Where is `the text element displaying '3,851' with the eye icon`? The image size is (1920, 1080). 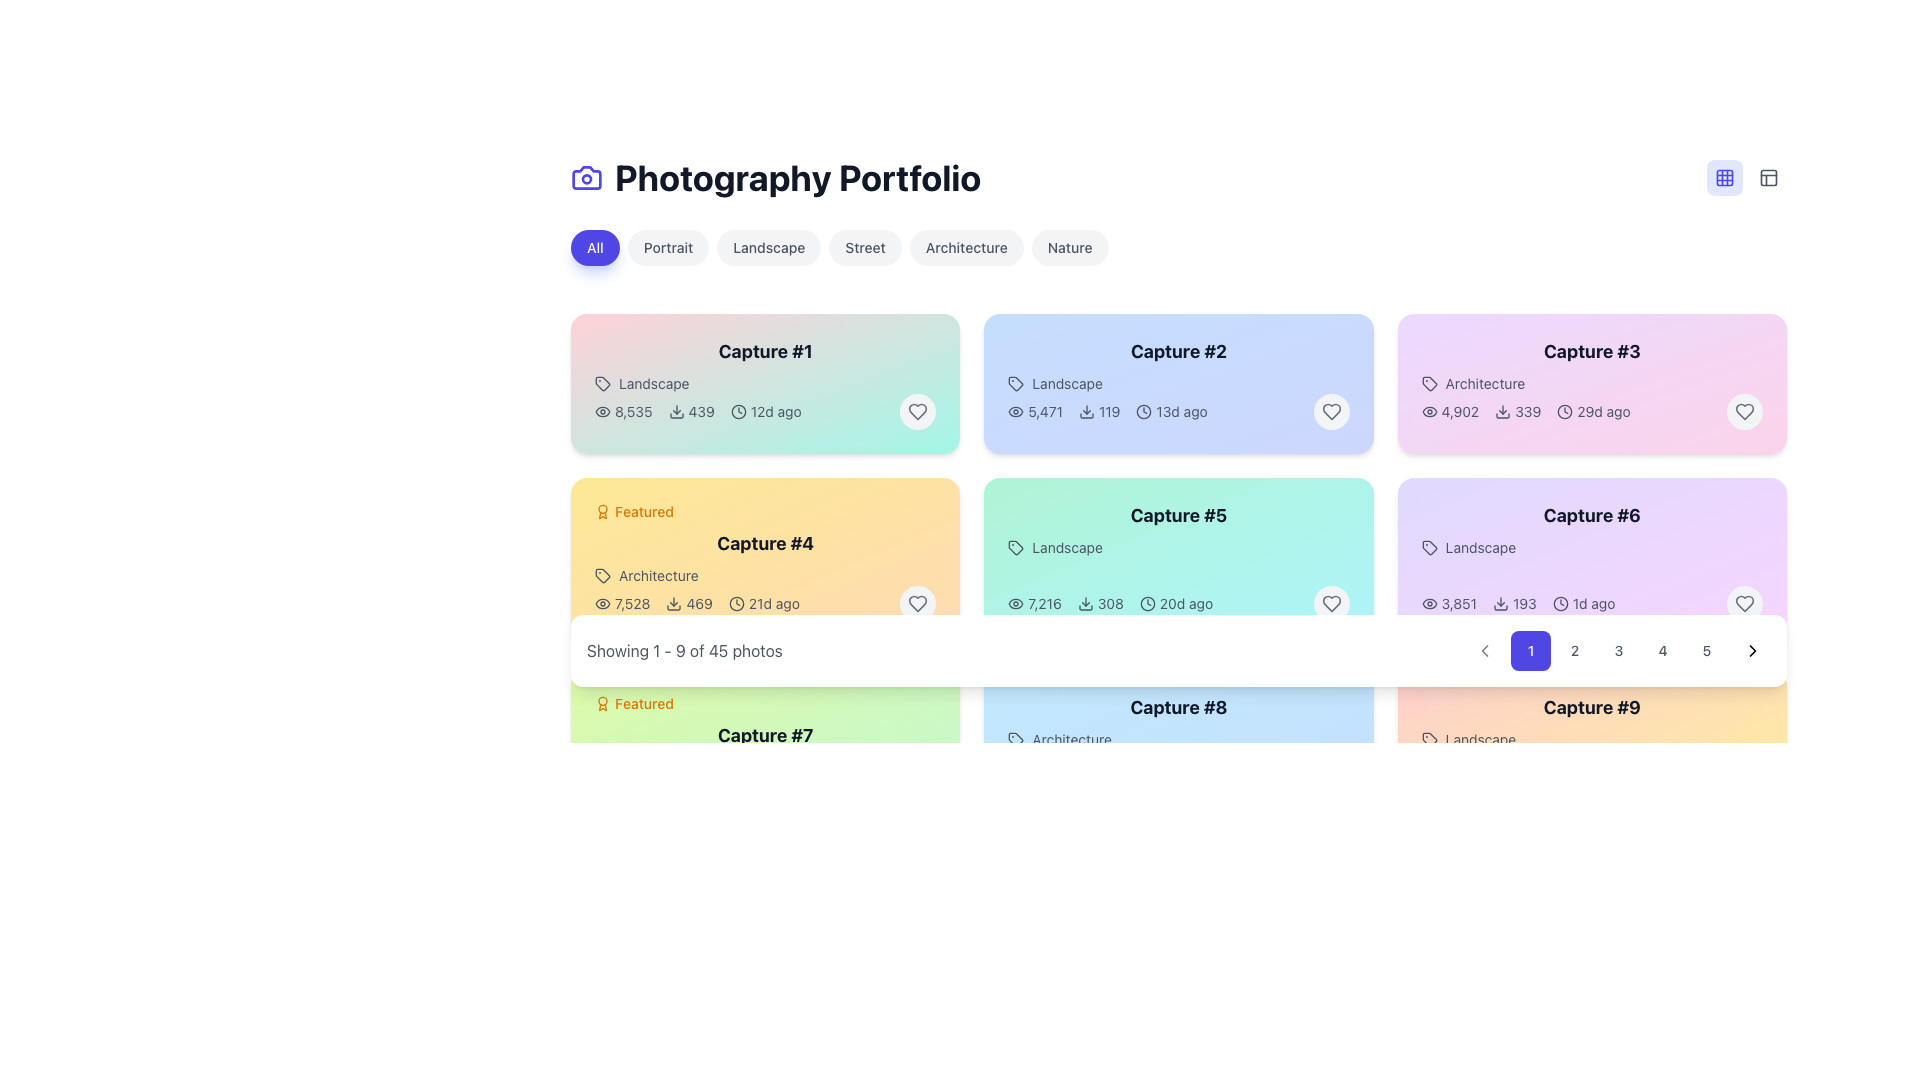 the text element displaying '3,851' with the eye icon is located at coordinates (1449, 603).